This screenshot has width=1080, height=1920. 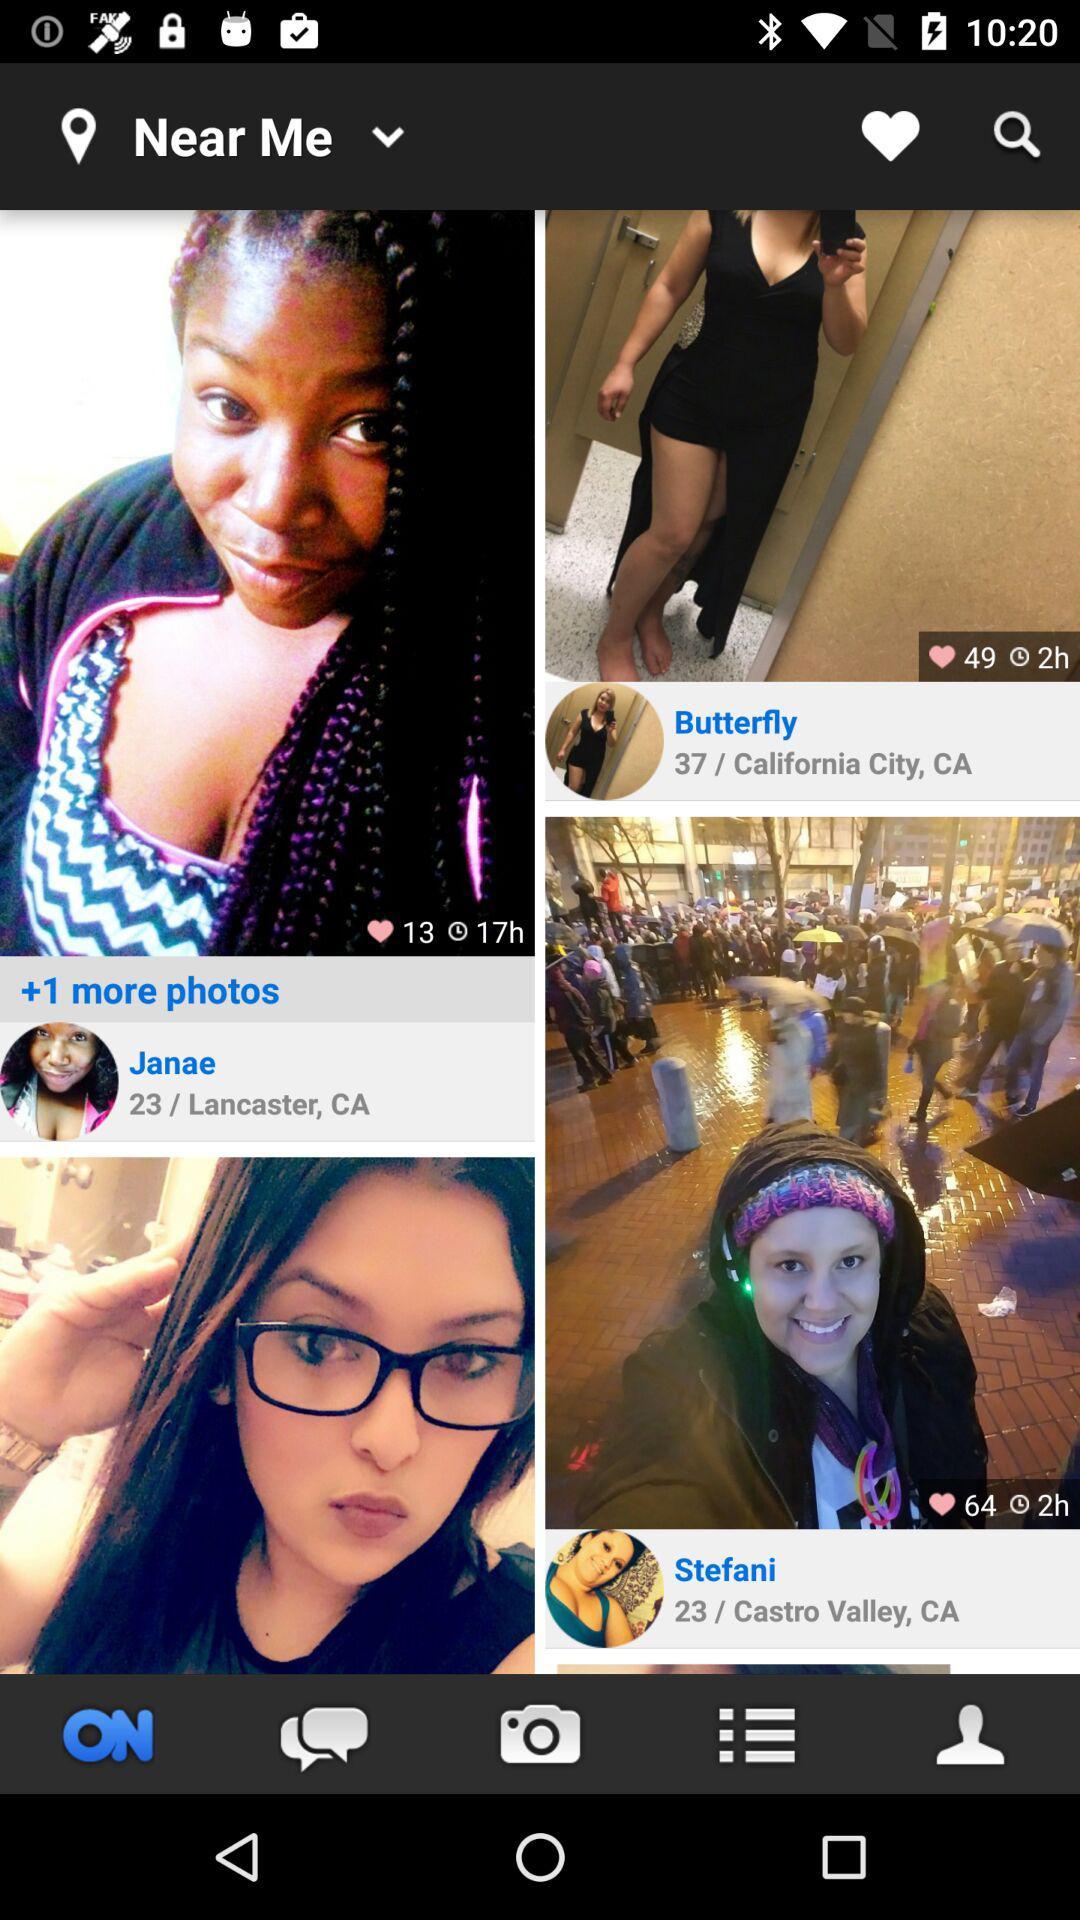 What do you see at coordinates (266, 1414) in the screenshot?
I see `social network self` at bounding box center [266, 1414].